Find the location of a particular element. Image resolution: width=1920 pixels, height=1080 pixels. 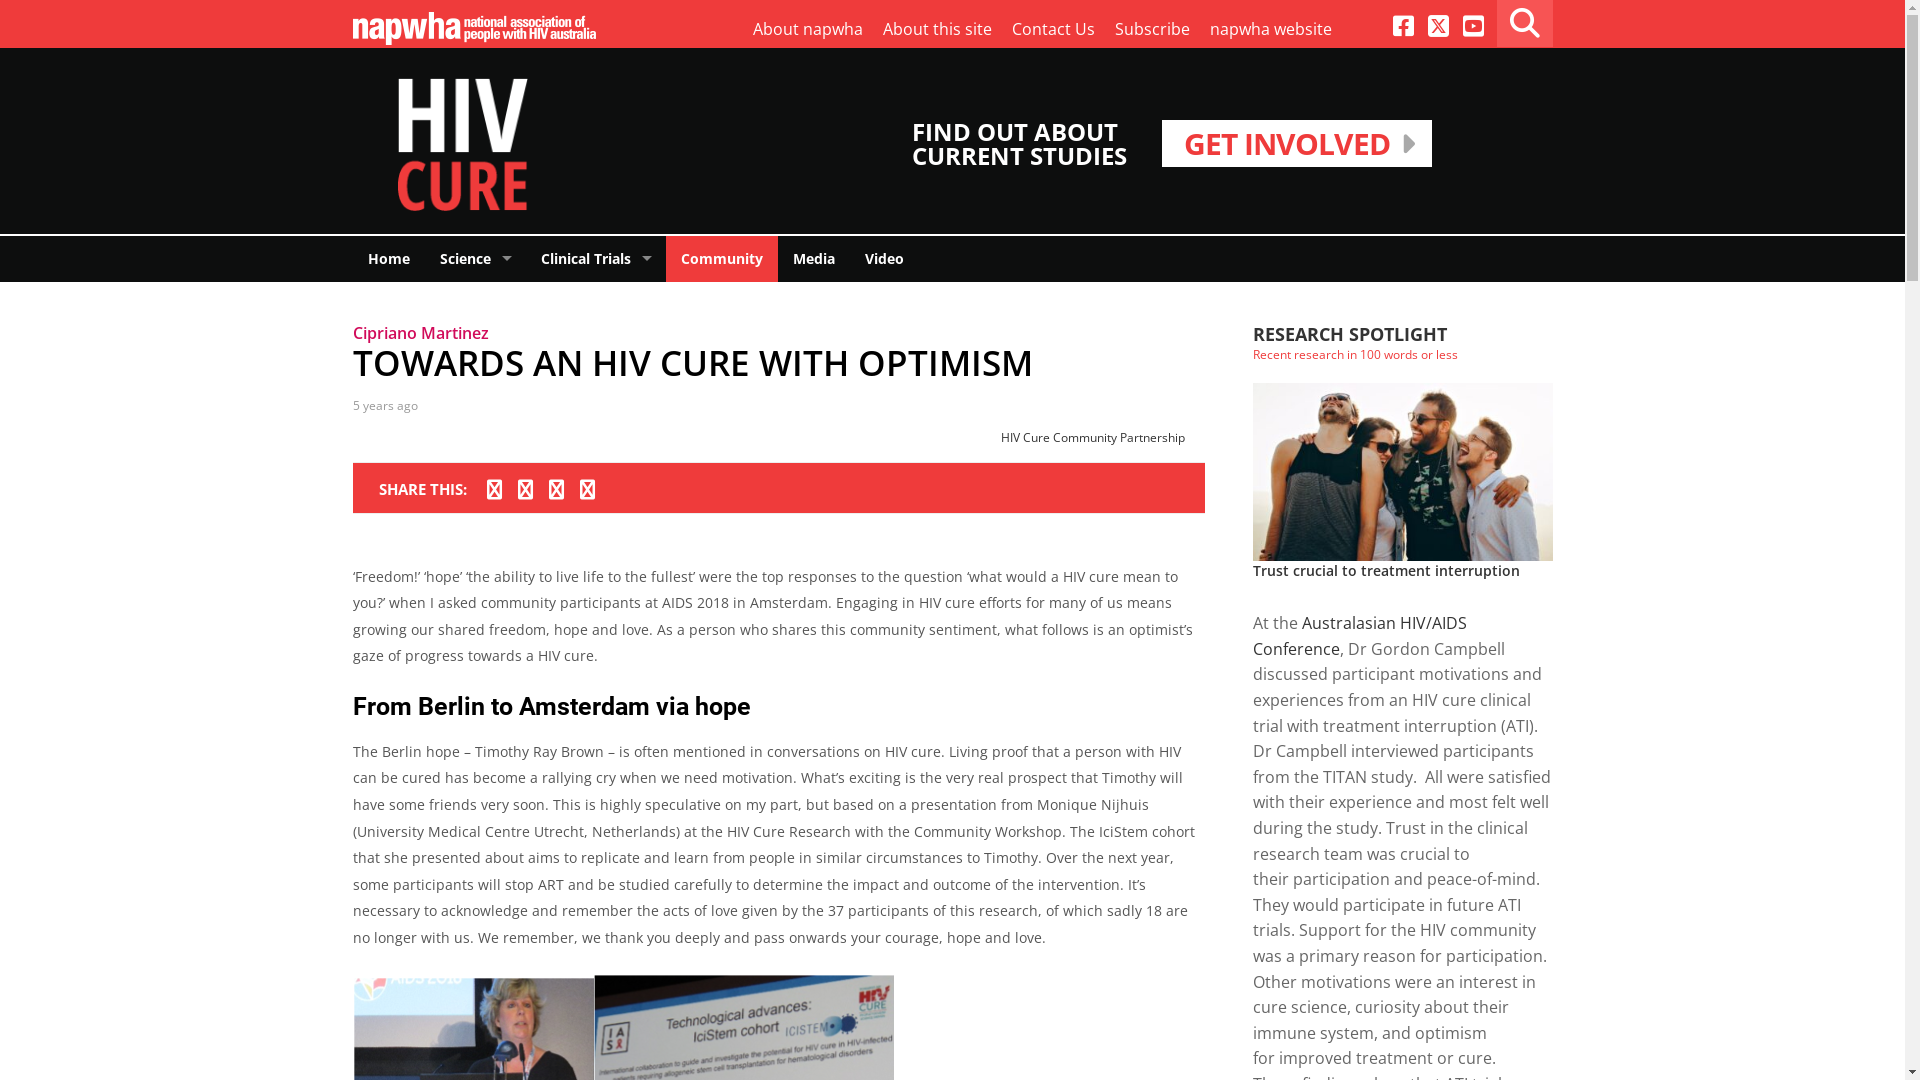

'Subscribe' is located at coordinates (1151, 30).